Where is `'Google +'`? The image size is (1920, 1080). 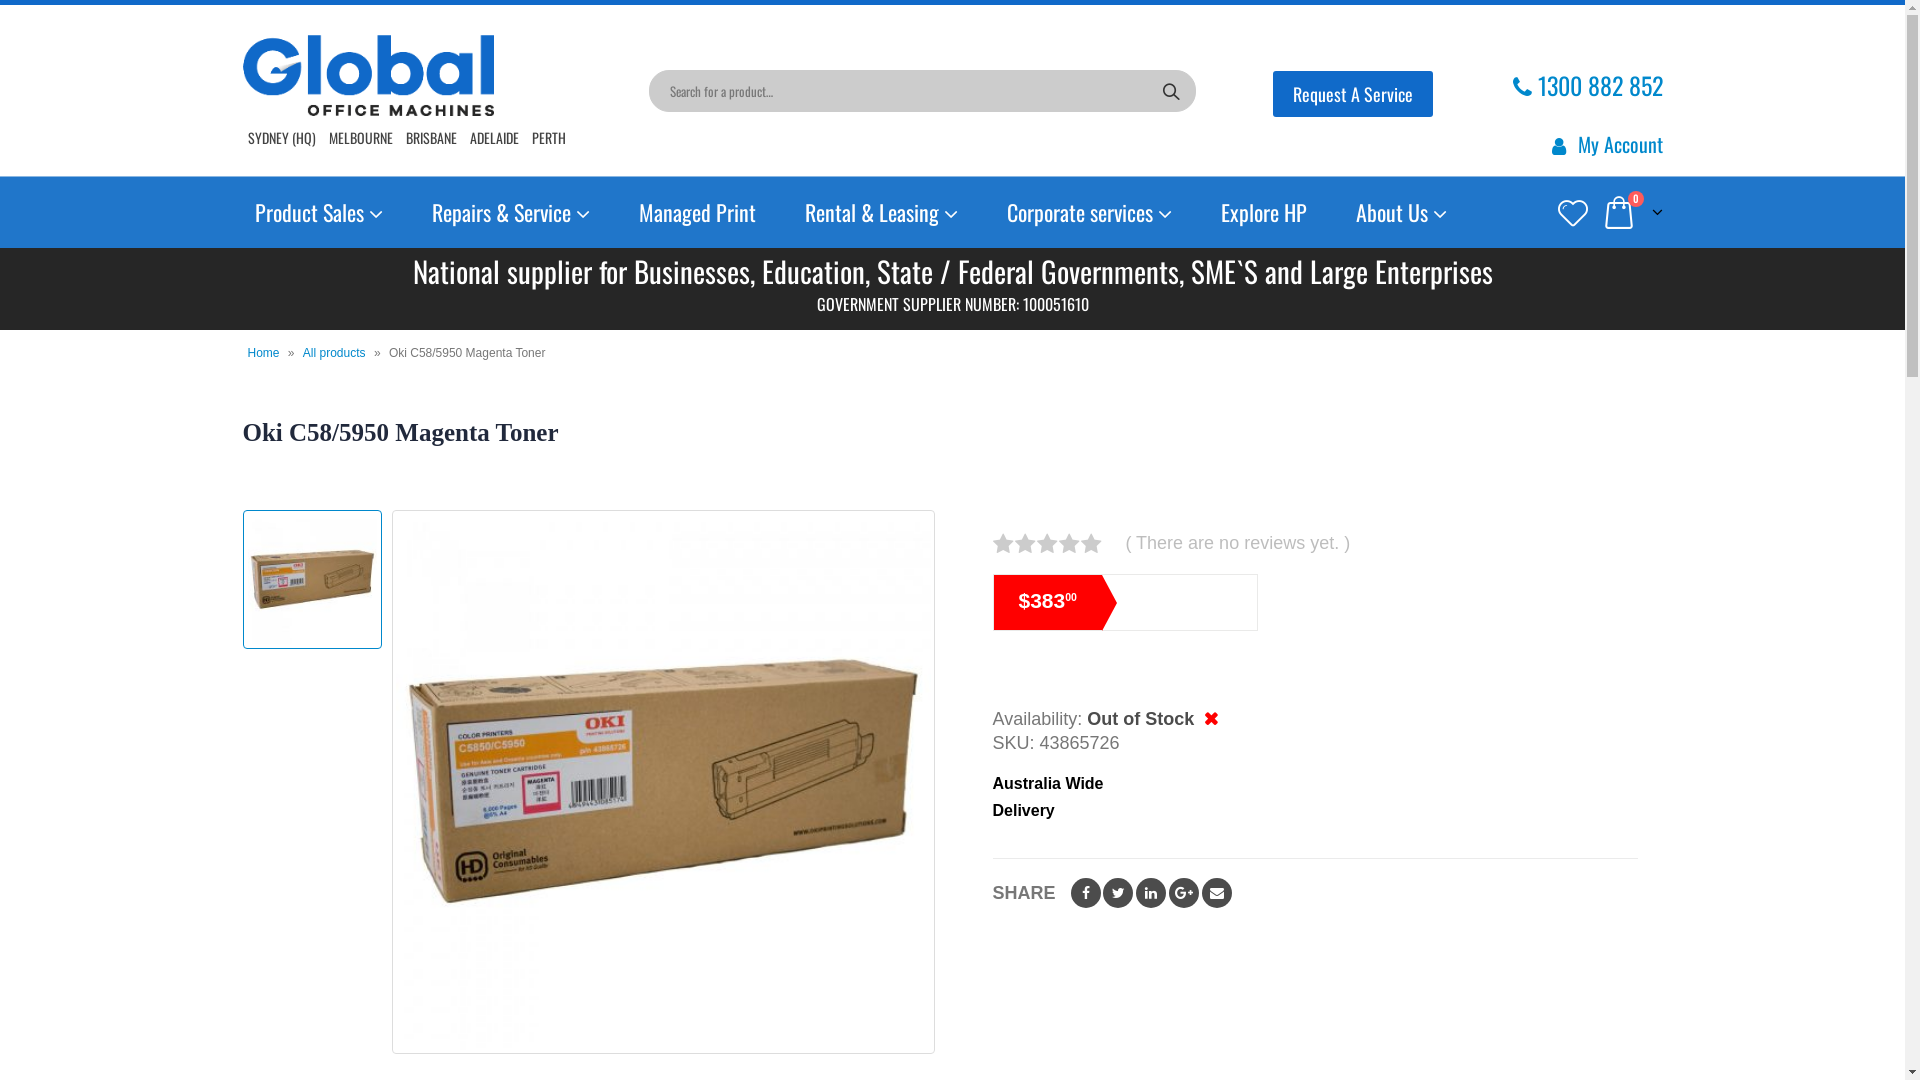
'Google +' is located at coordinates (1184, 892).